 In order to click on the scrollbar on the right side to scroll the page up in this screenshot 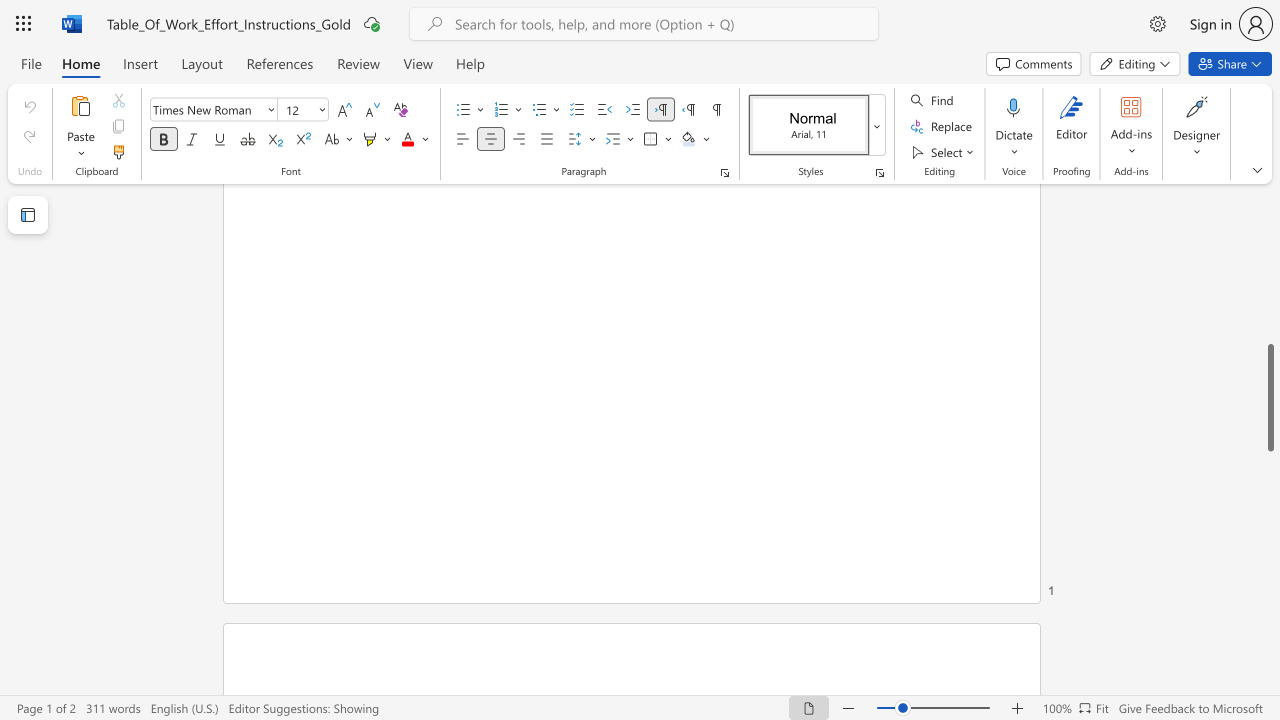, I will do `click(1269, 220)`.